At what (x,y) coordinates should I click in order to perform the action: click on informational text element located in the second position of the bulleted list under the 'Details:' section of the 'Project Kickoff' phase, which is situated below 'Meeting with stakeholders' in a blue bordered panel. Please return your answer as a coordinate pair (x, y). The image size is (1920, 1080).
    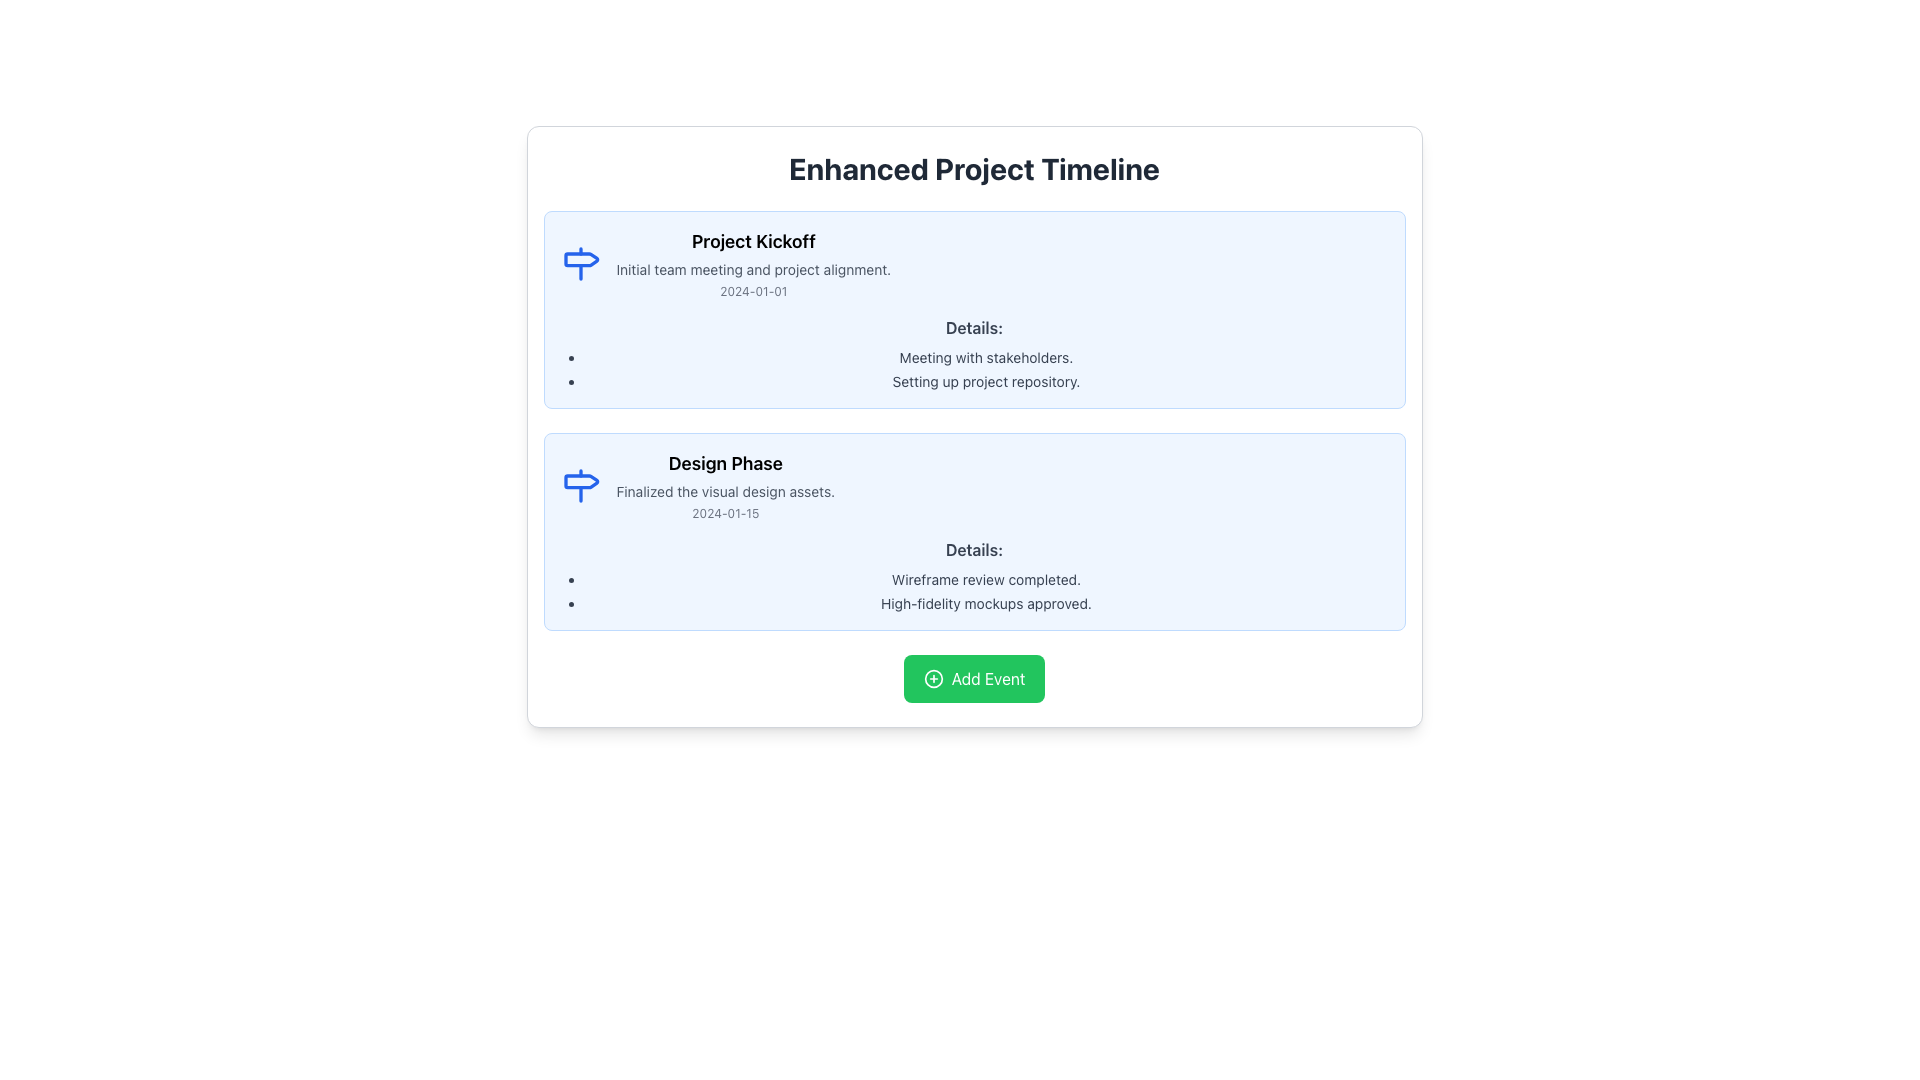
    Looking at the image, I should click on (986, 381).